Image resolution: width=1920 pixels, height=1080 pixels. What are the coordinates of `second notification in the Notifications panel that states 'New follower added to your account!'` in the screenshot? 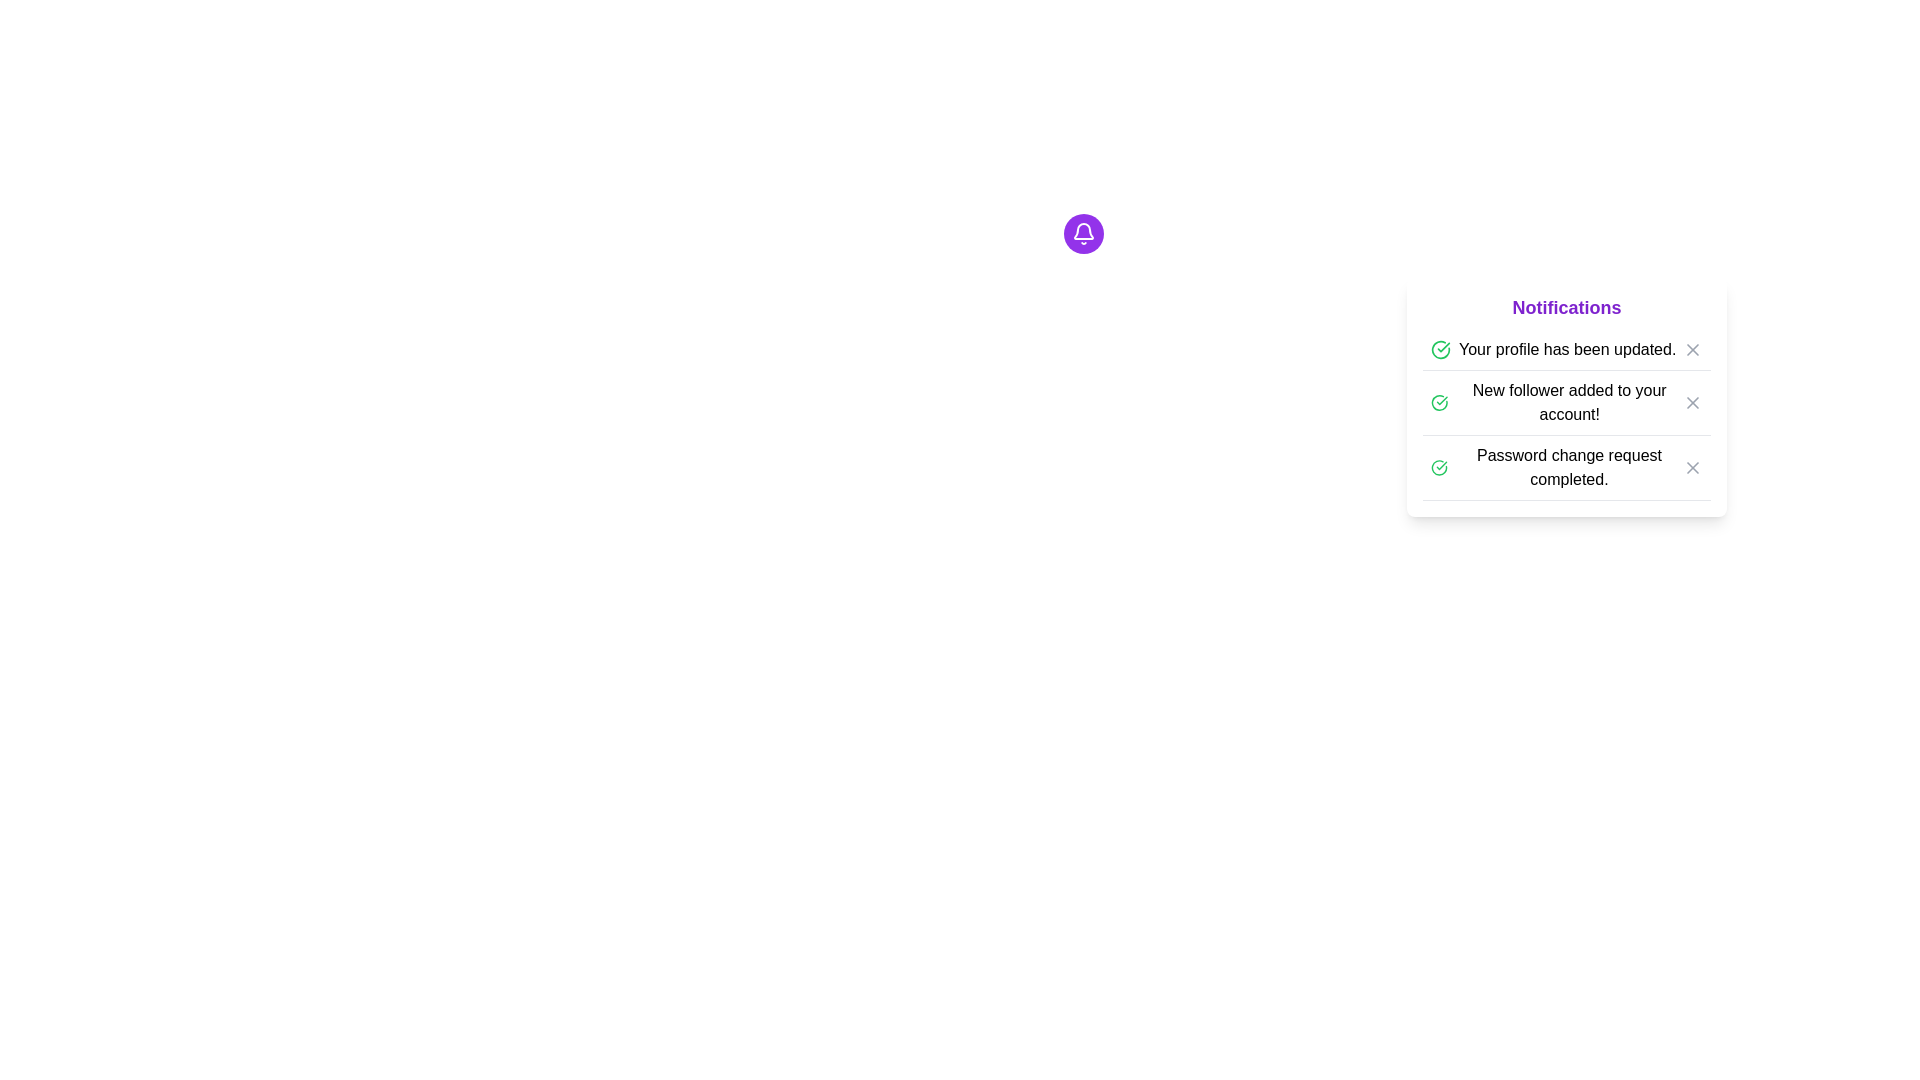 It's located at (1565, 414).